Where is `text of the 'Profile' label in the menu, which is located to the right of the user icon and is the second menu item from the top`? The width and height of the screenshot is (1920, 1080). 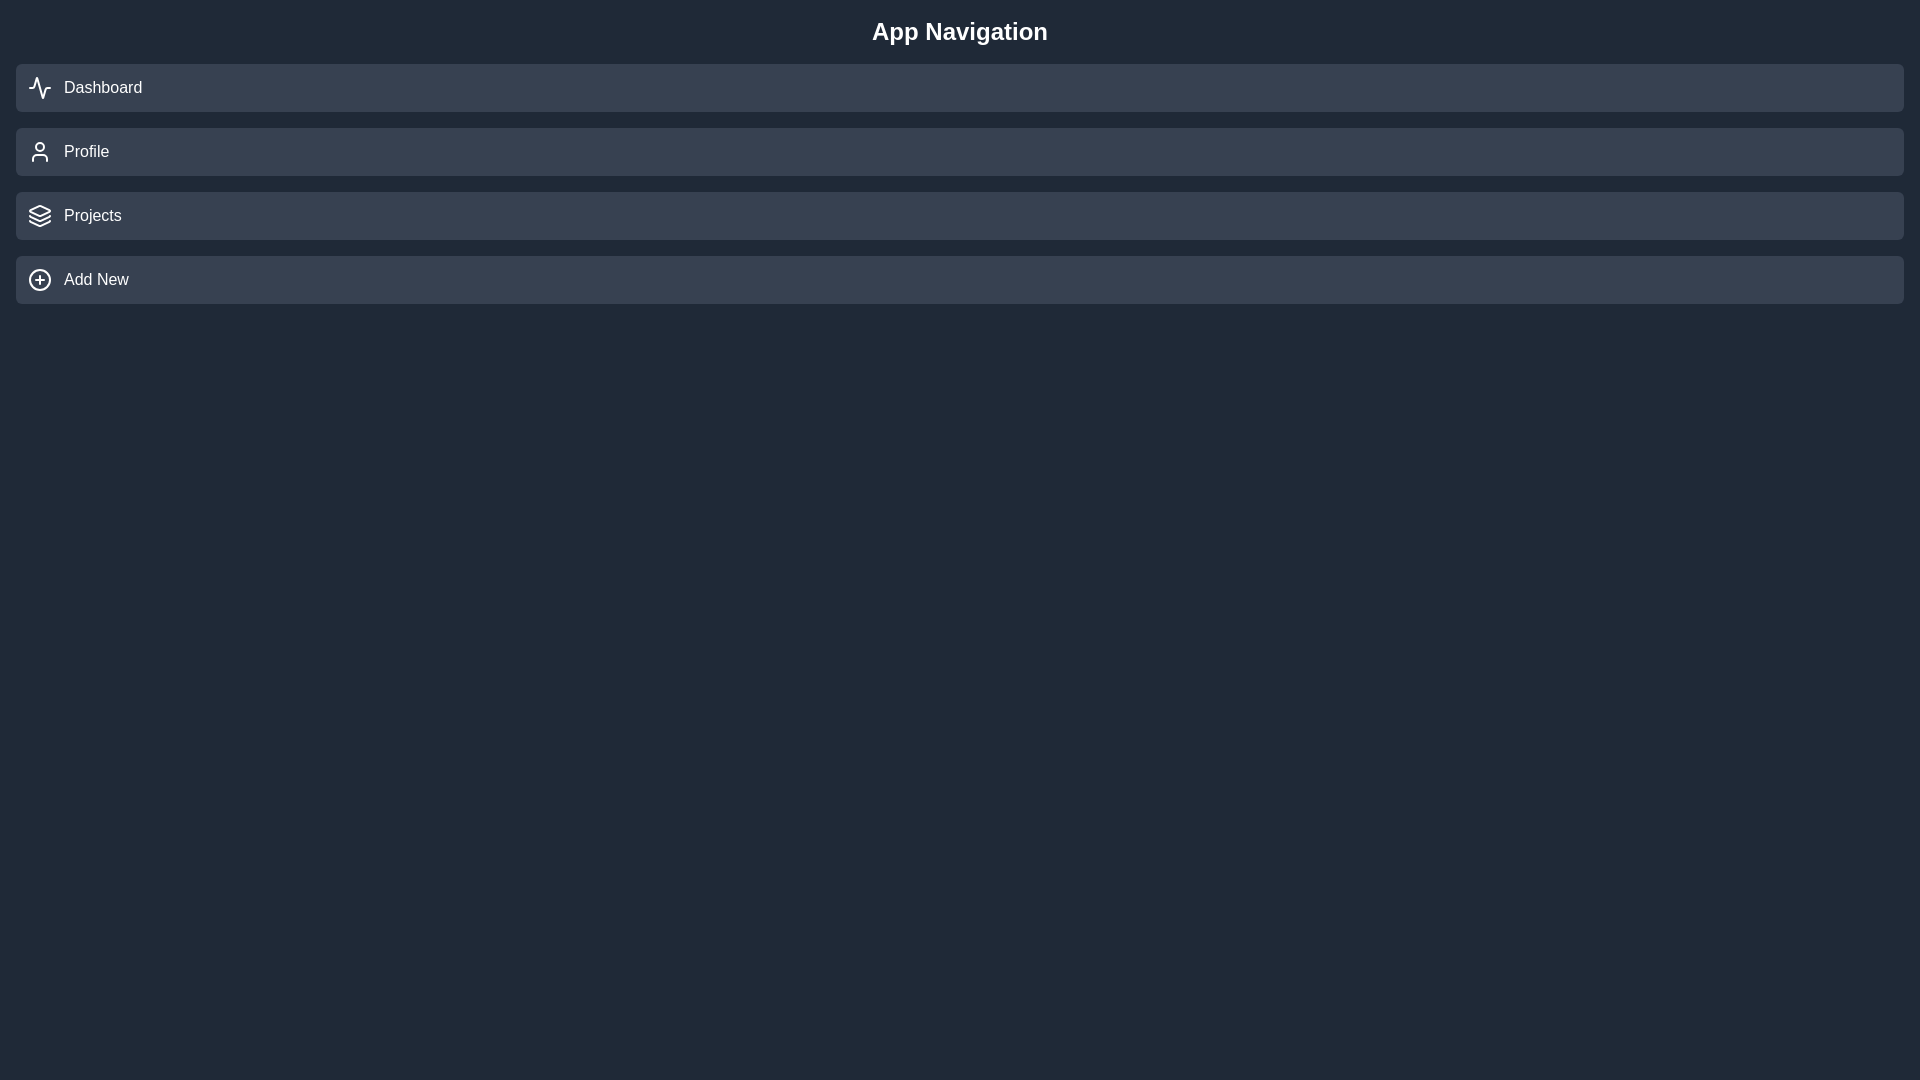
text of the 'Profile' label in the menu, which is located to the right of the user icon and is the second menu item from the top is located at coordinates (85, 150).